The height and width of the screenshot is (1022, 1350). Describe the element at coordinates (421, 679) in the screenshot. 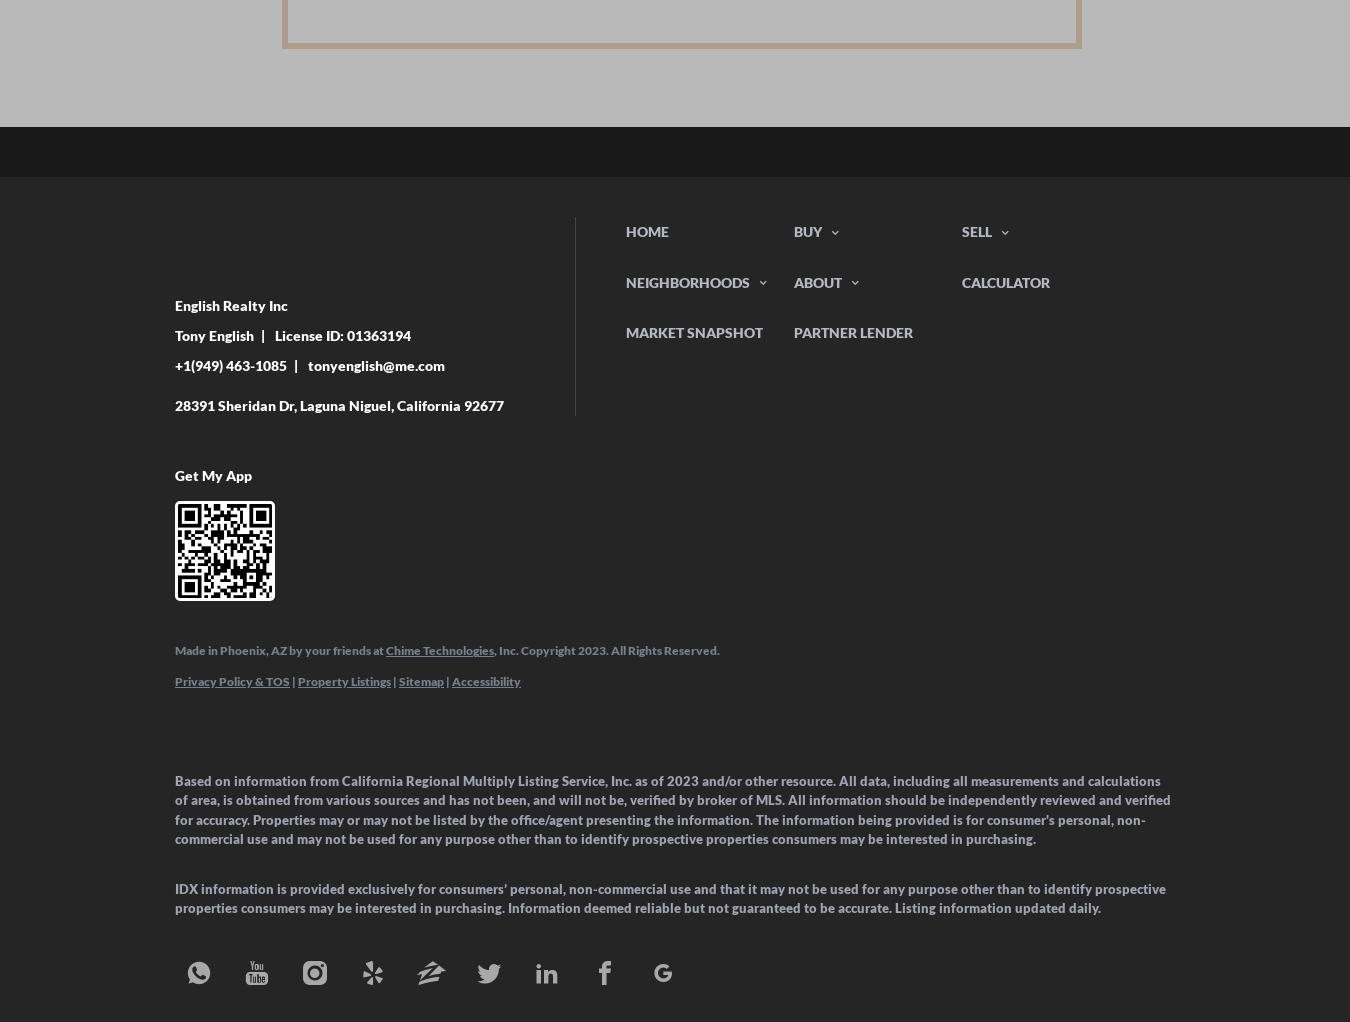

I see `'Sitemap'` at that location.